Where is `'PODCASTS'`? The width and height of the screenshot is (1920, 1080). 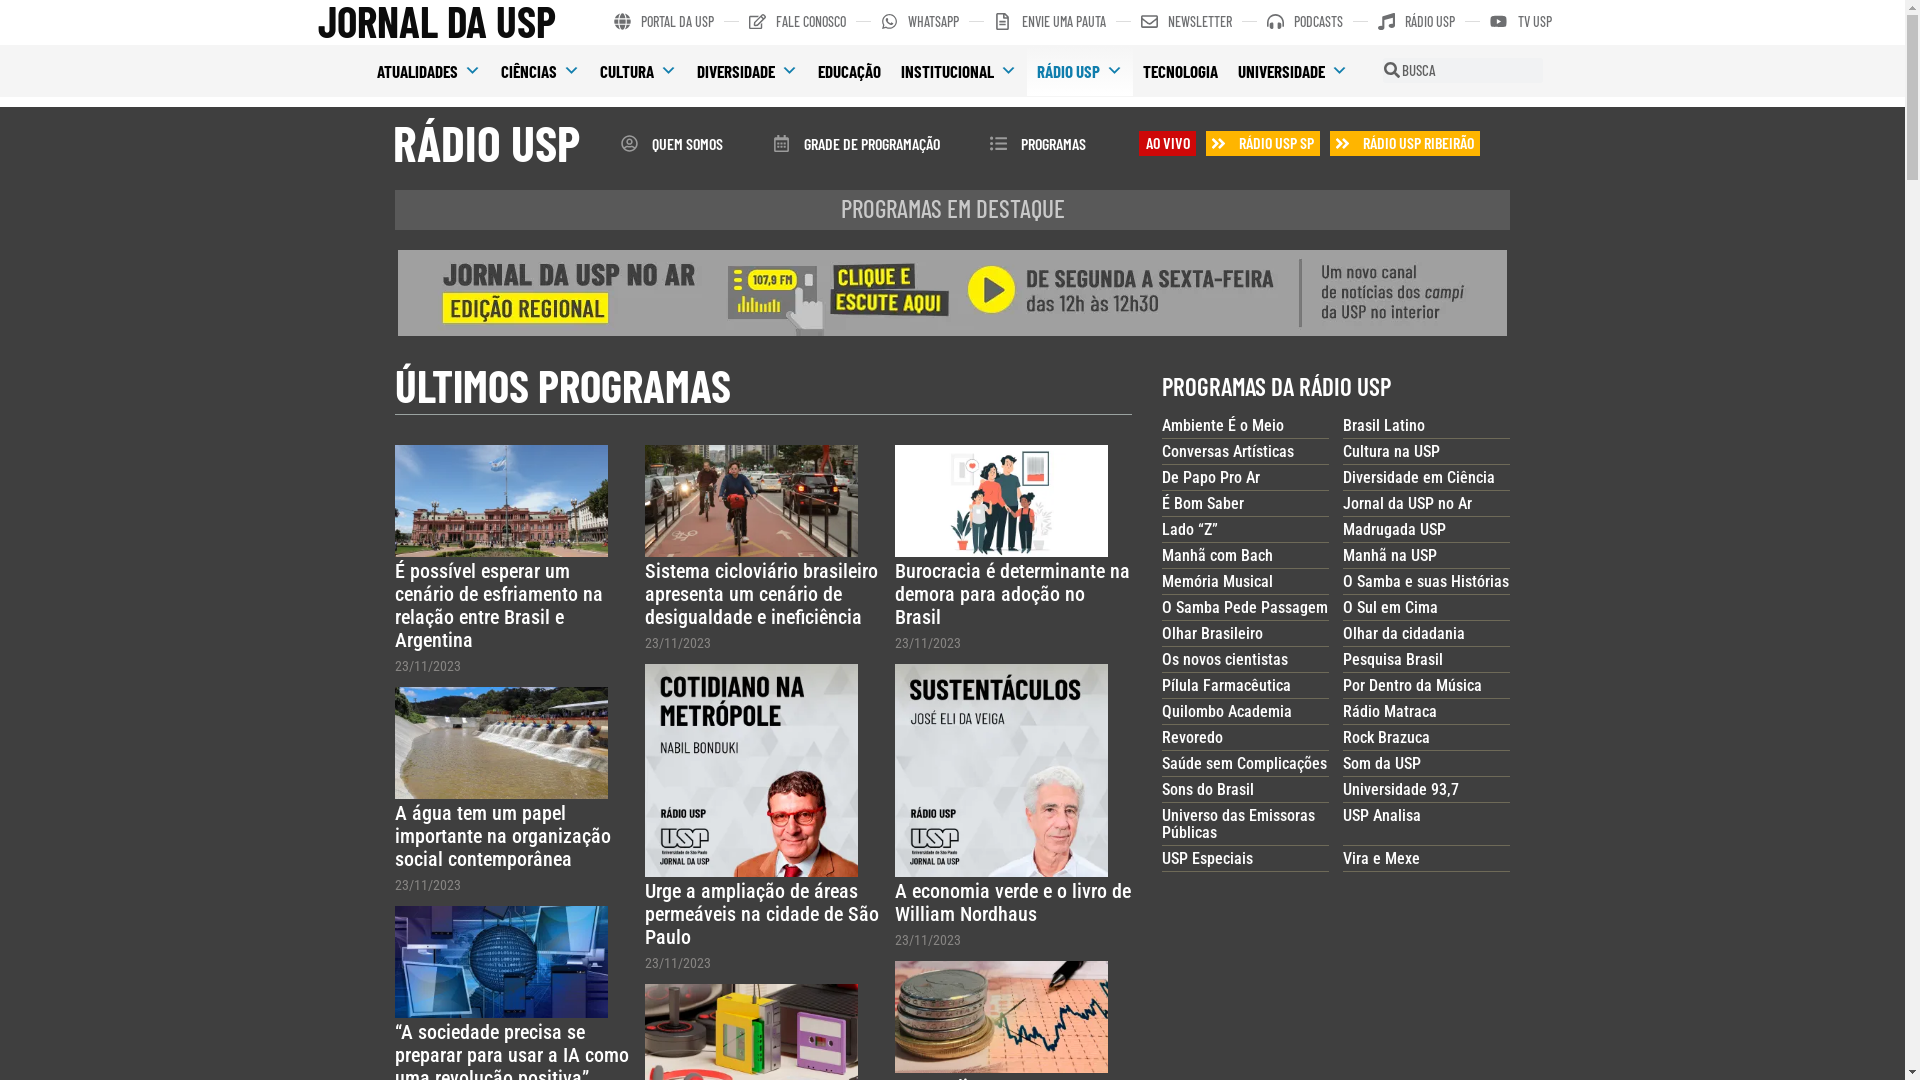 'PODCASTS' is located at coordinates (1305, 21).